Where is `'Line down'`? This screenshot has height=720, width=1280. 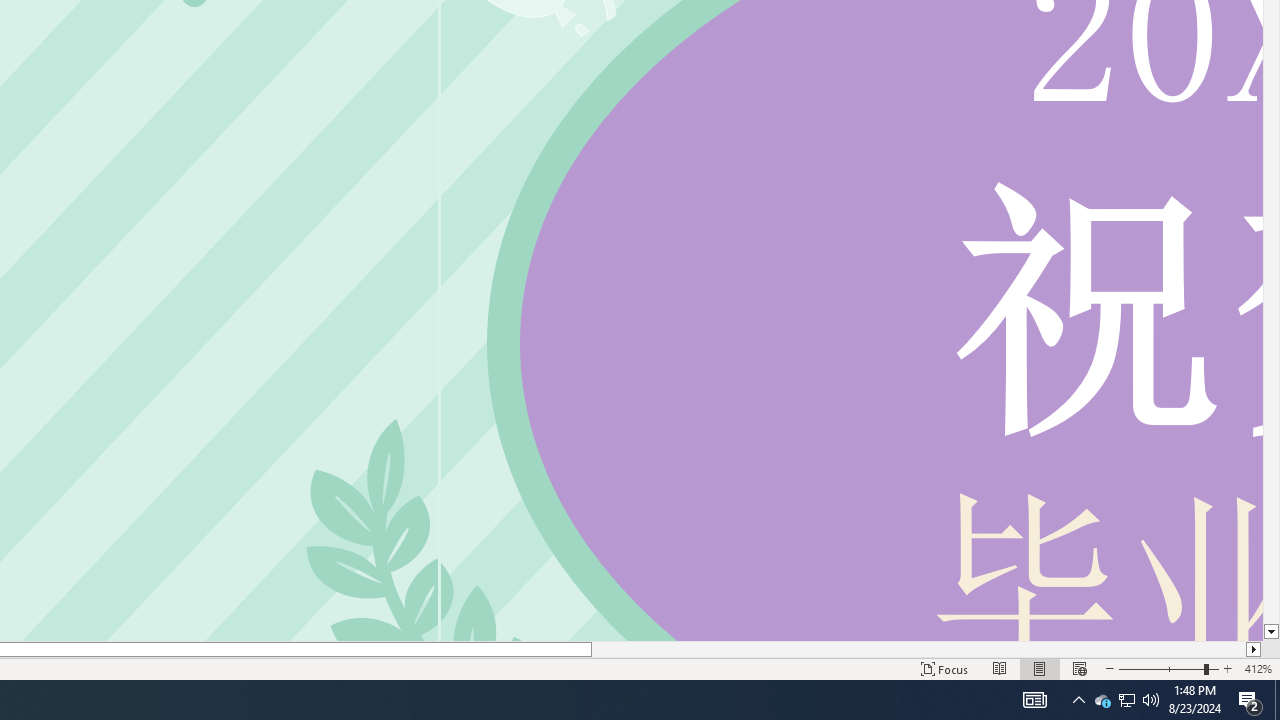 'Line down' is located at coordinates (1270, 632).